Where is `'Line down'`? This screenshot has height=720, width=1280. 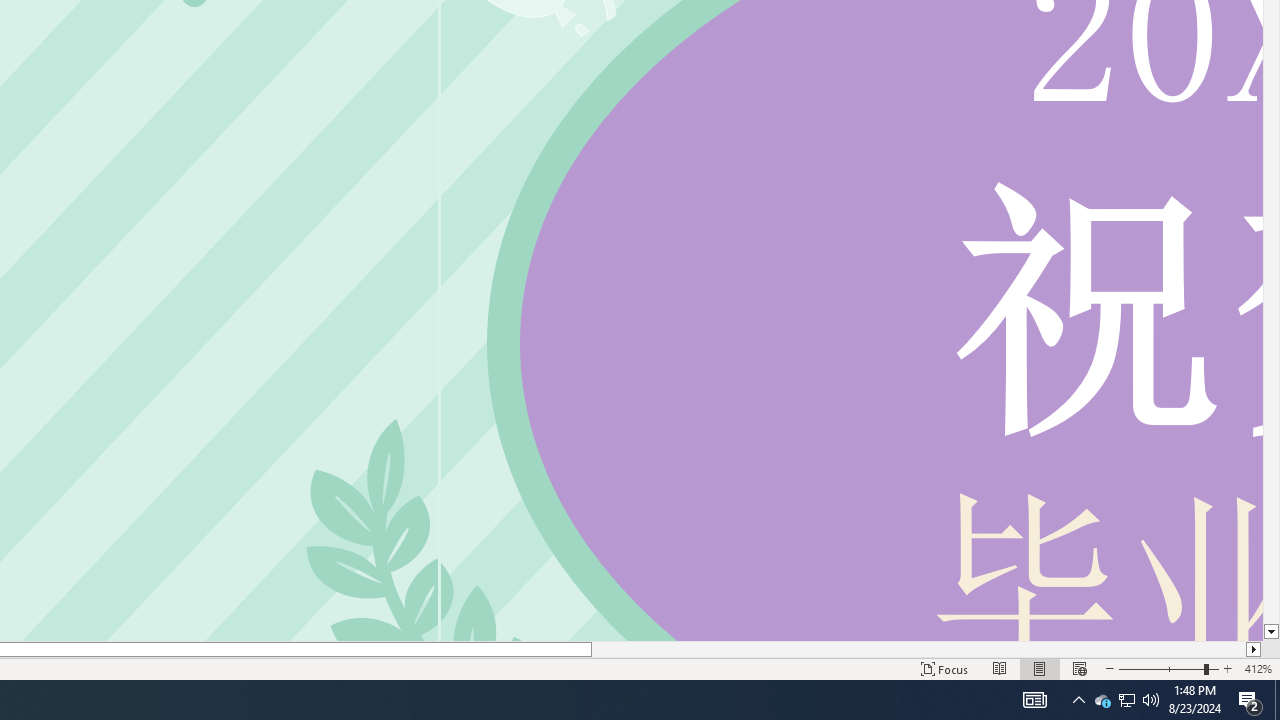 'Line down' is located at coordinates (1270, 632).